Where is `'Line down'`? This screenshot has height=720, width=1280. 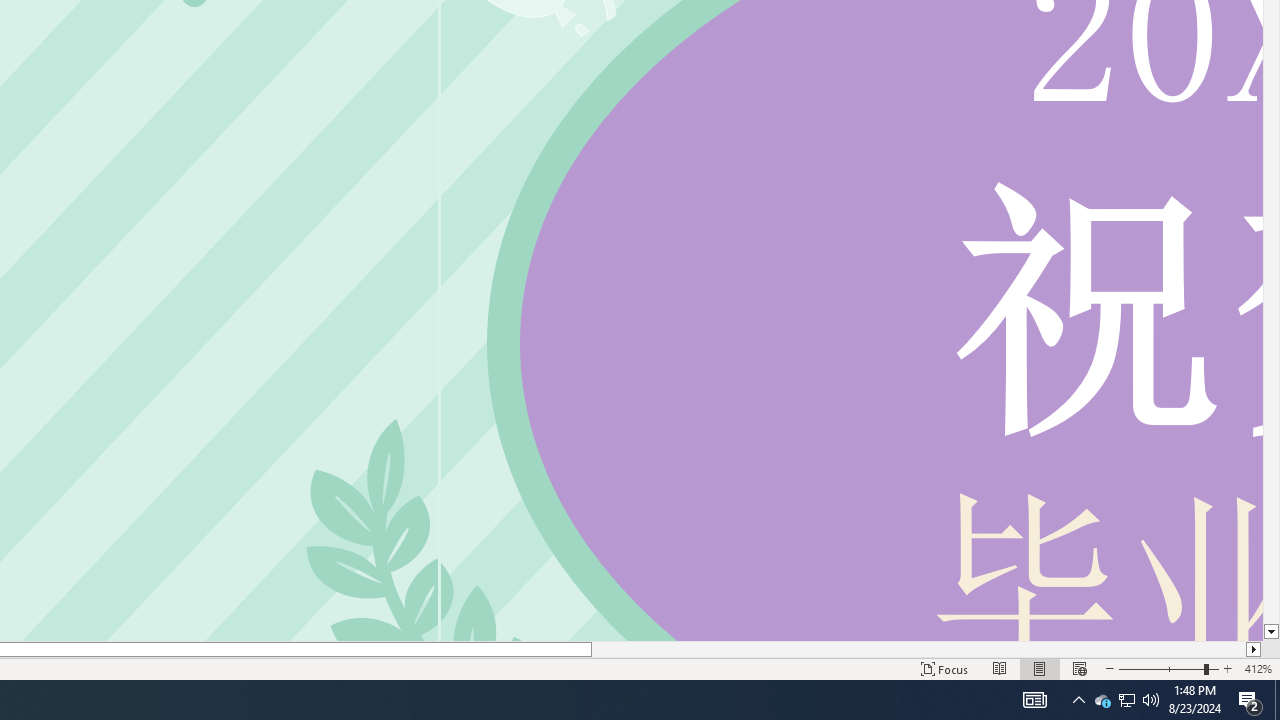 'Line down' is located at coordinates (1270, 632).